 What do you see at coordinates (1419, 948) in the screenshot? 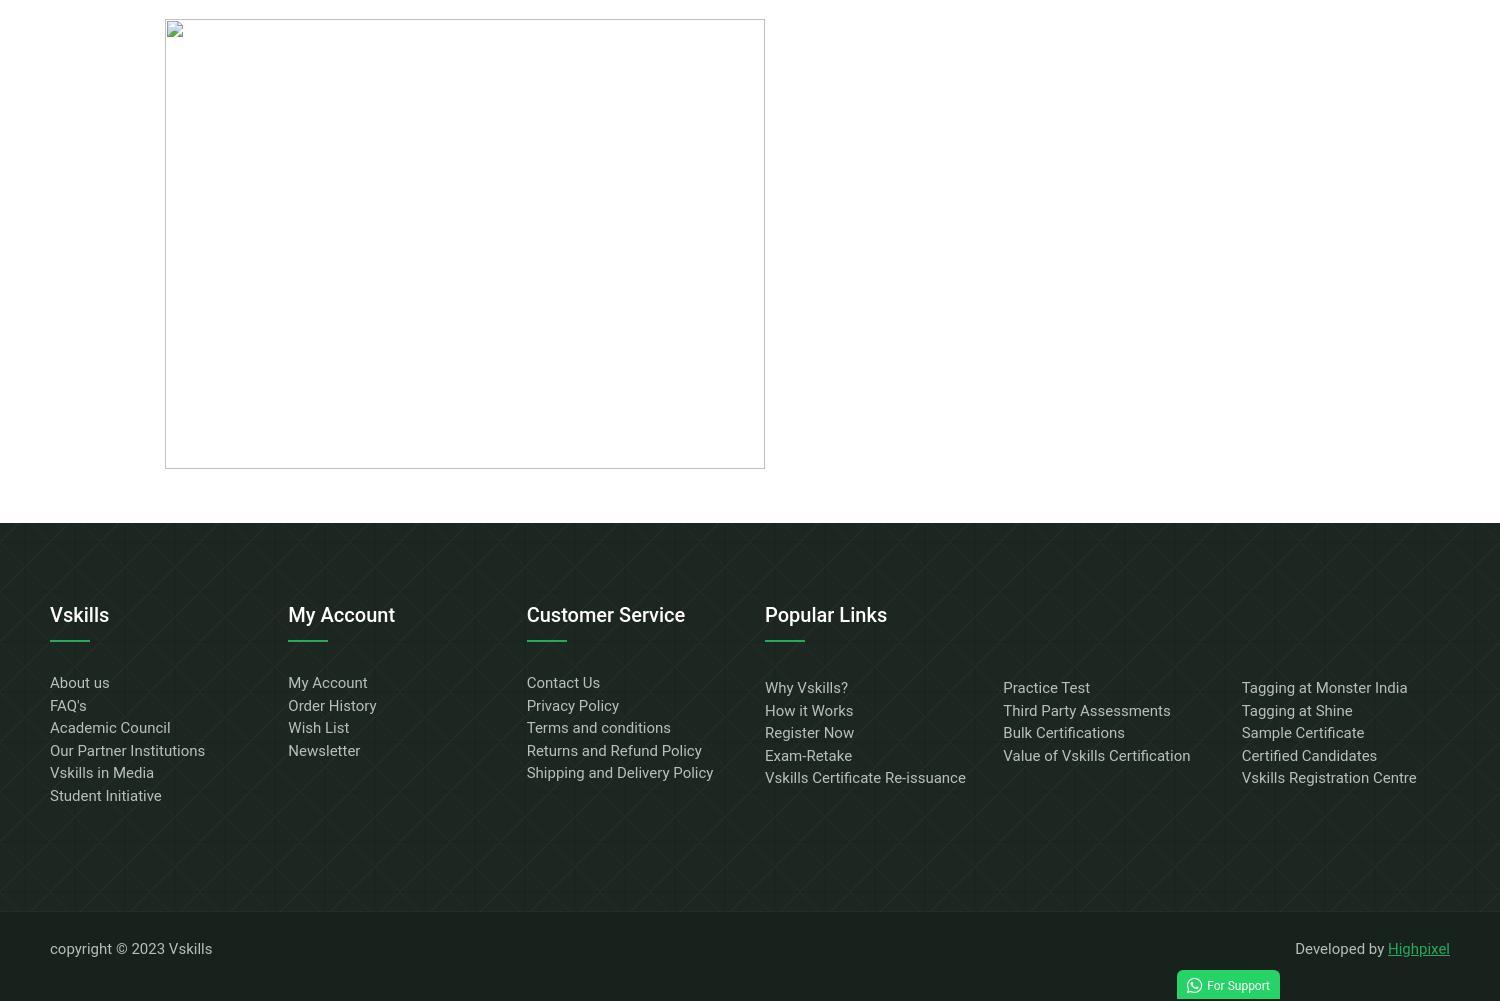
I see `'Highpixel'` at bounding box center [1419, 948].